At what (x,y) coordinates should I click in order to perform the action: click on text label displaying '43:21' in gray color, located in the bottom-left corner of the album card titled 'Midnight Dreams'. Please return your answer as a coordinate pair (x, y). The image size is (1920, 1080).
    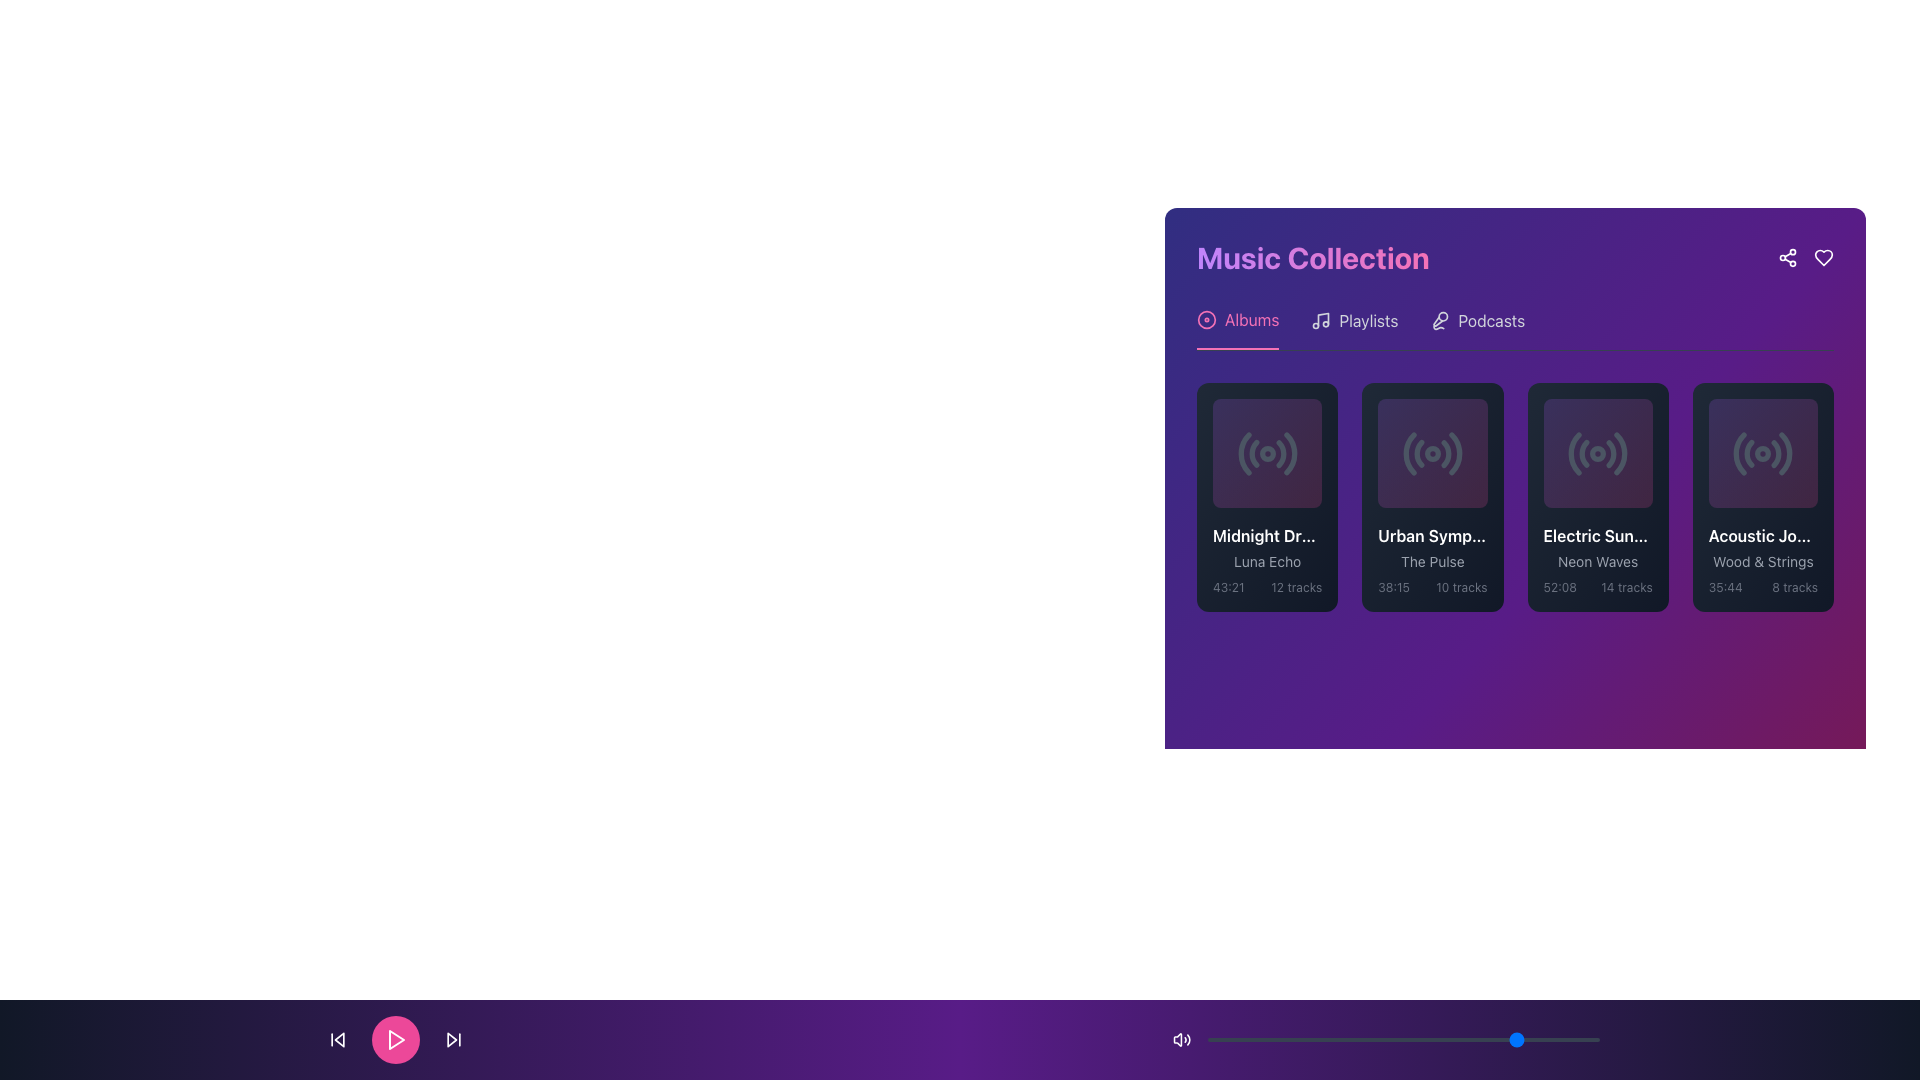
    Looking at the image, I should click on (1227, 587).